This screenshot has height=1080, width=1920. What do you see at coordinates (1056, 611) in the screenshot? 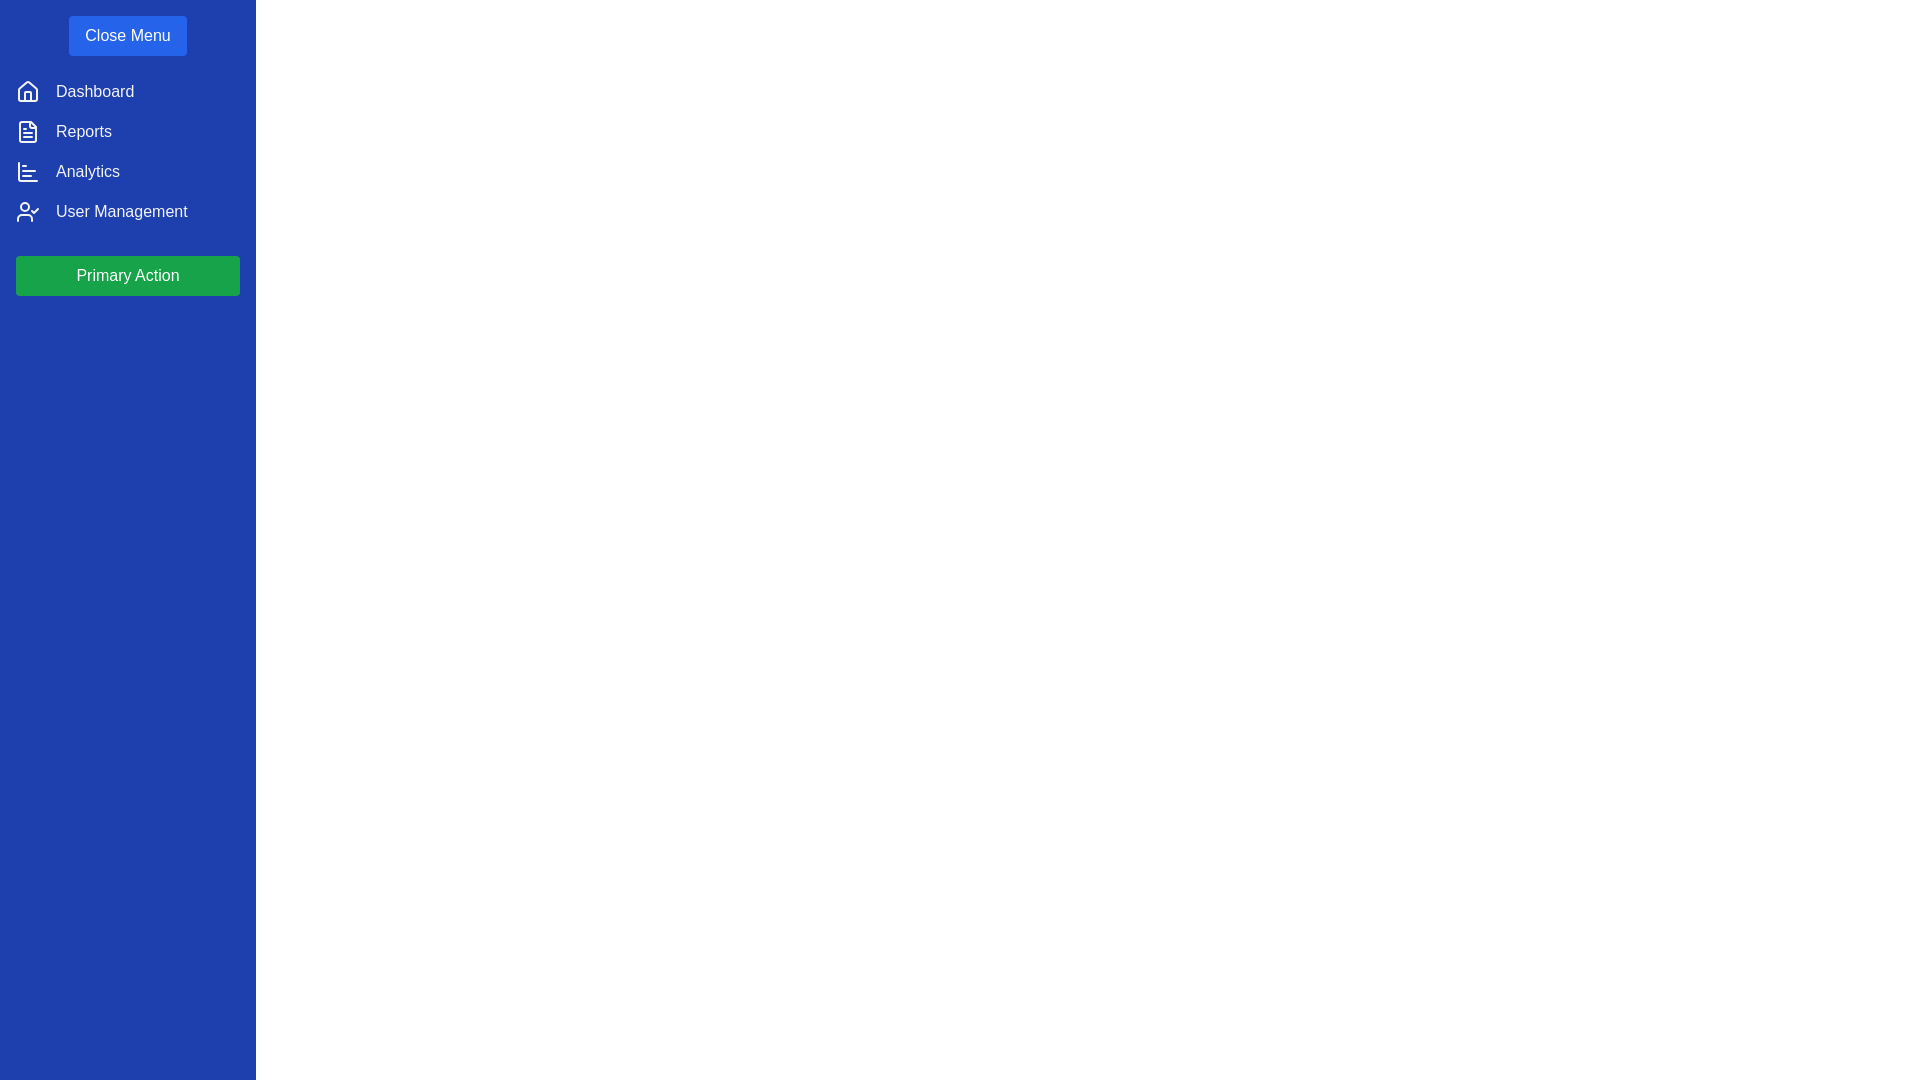
I see `the main content area to interact with it` at bounding box center [1056, 611].